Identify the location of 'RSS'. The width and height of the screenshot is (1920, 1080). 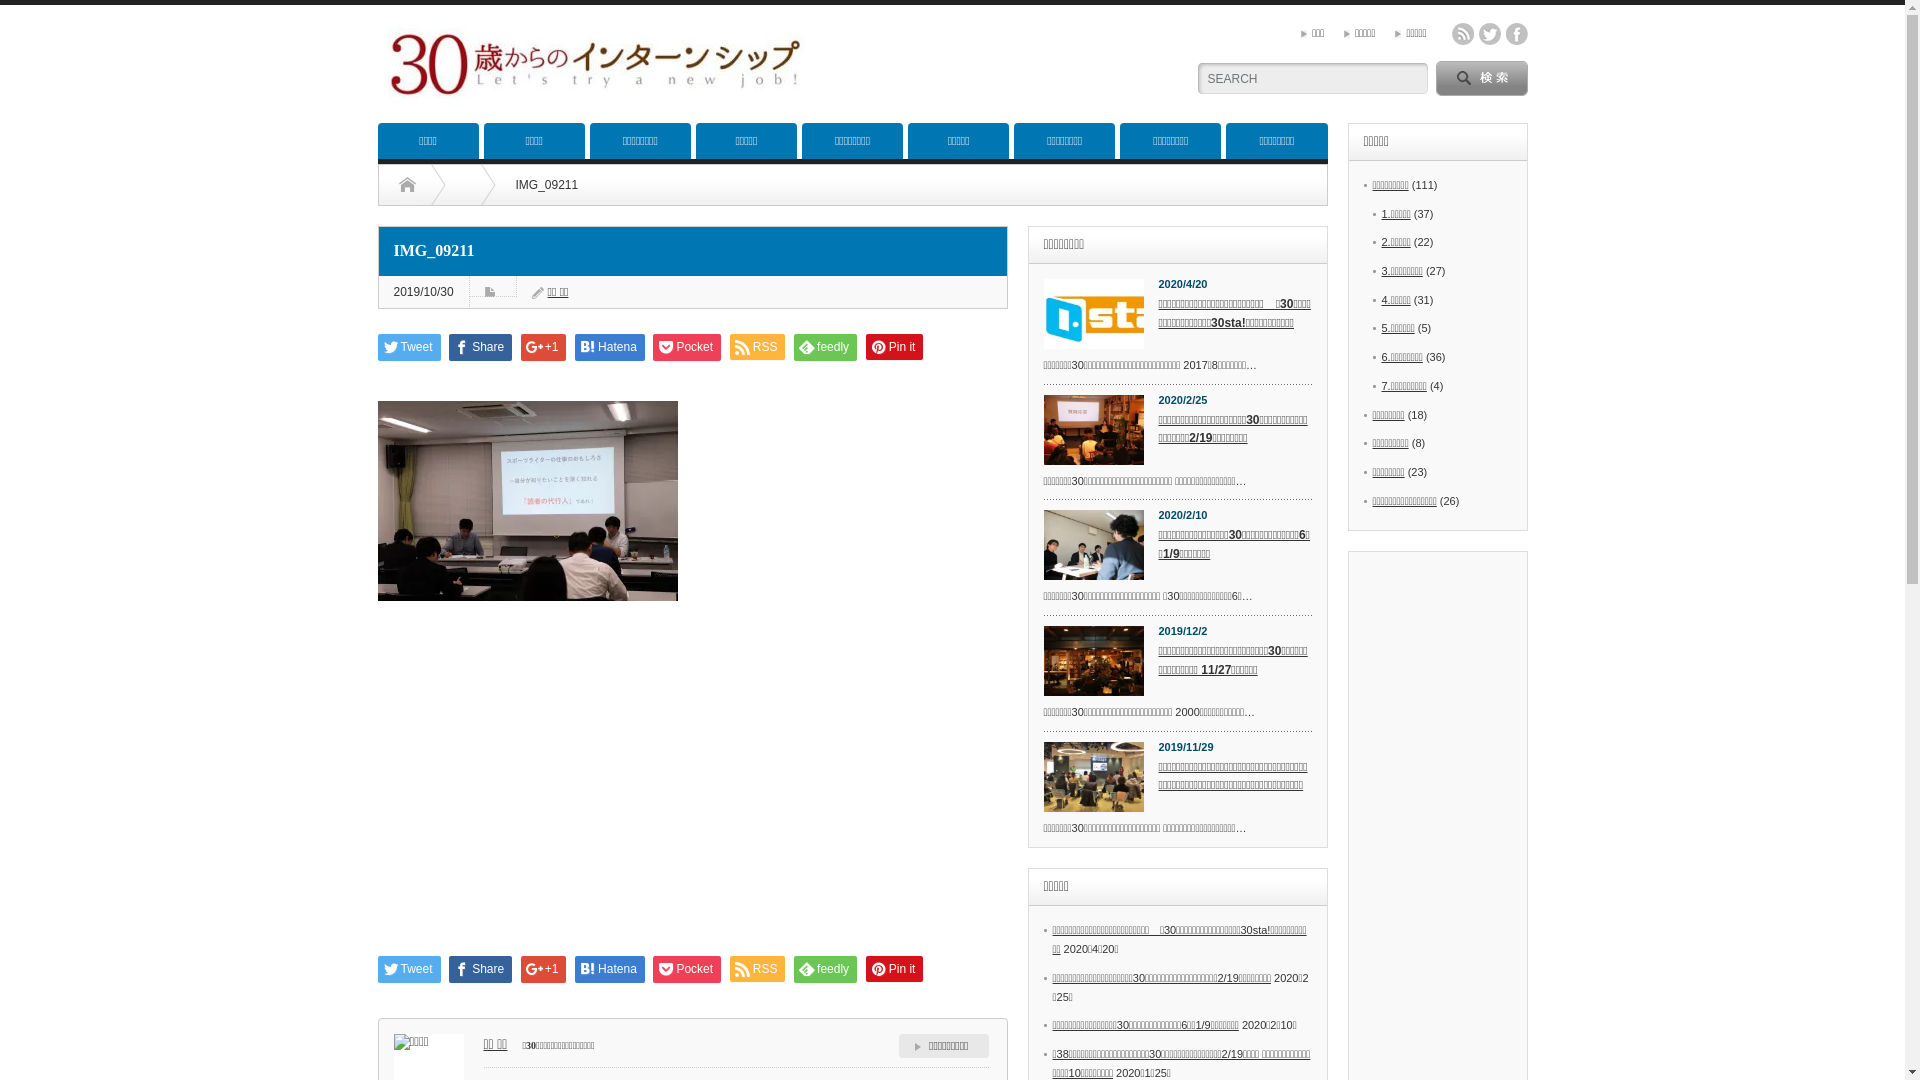
(757, 346).